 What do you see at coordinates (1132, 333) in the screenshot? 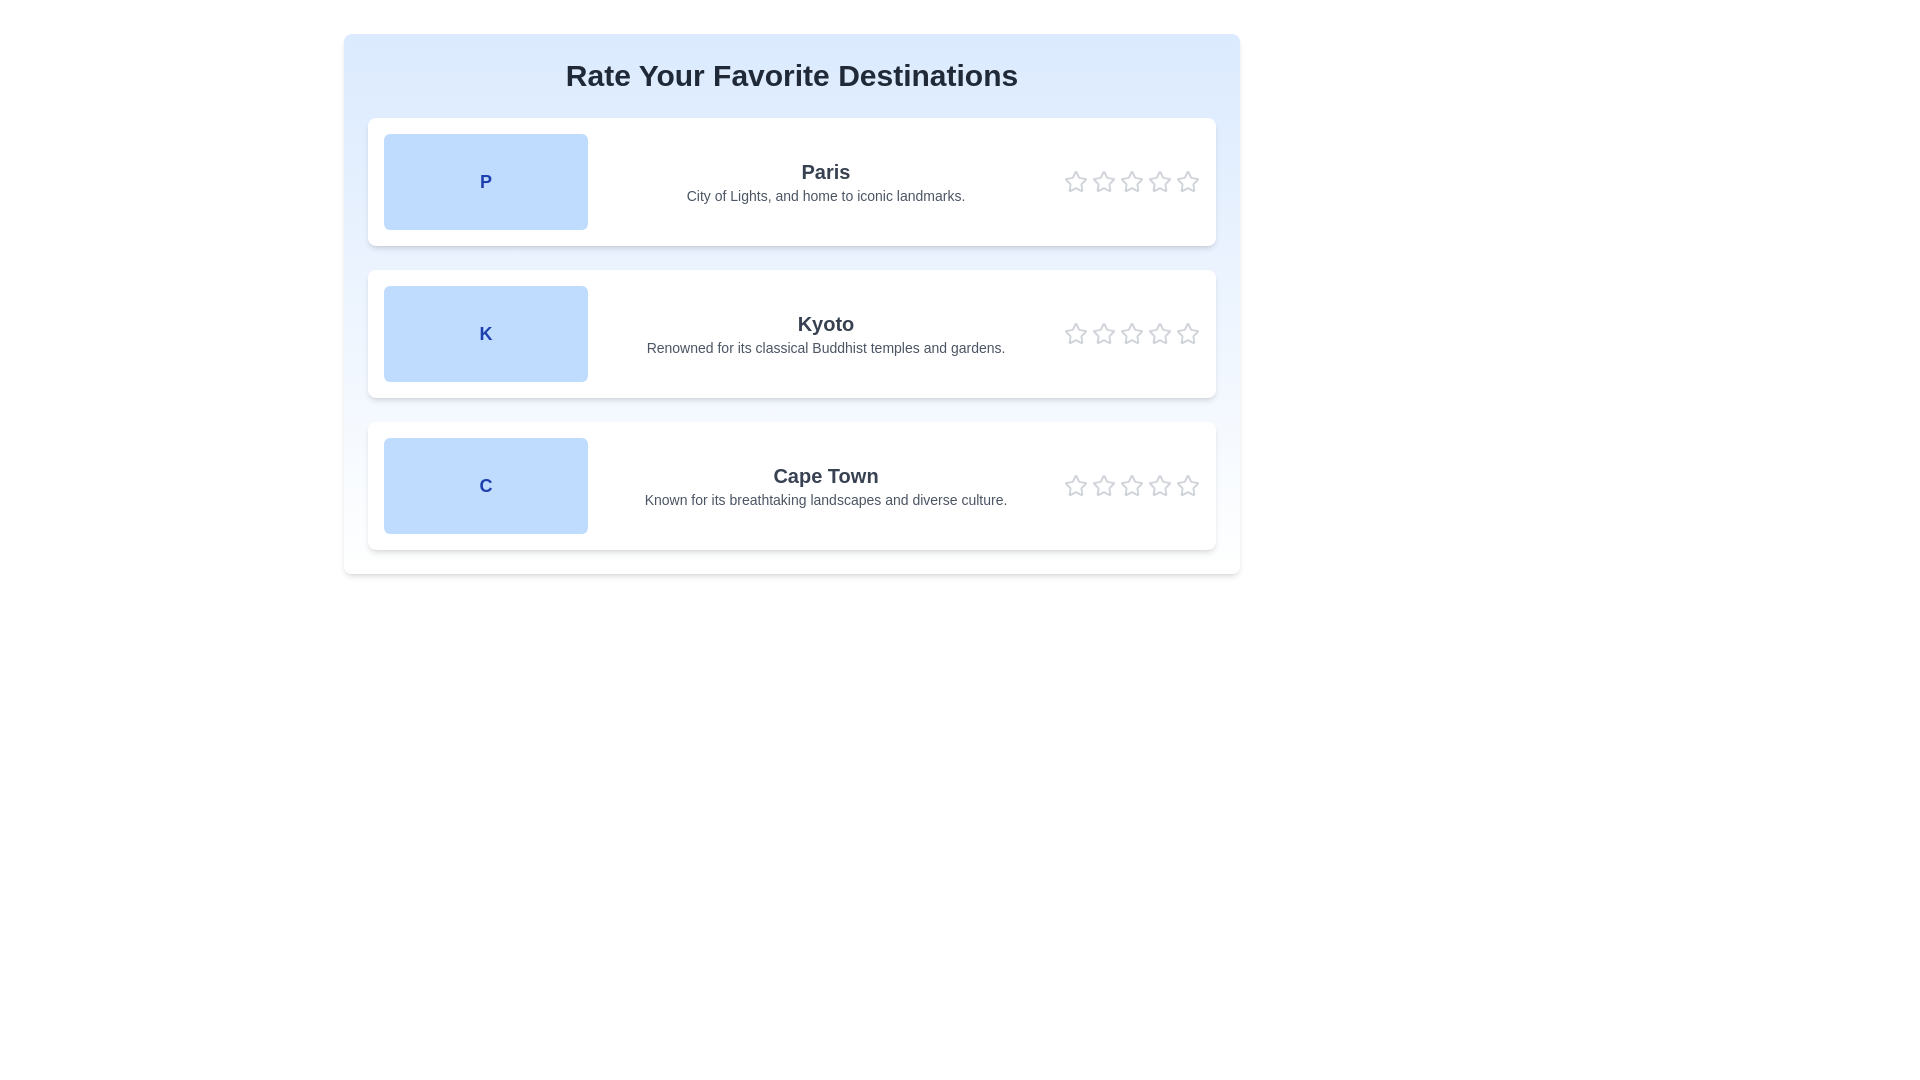
I see `the third star icon in the rating interface for the Kyoto destination section` at bounding box center [1132, 333].